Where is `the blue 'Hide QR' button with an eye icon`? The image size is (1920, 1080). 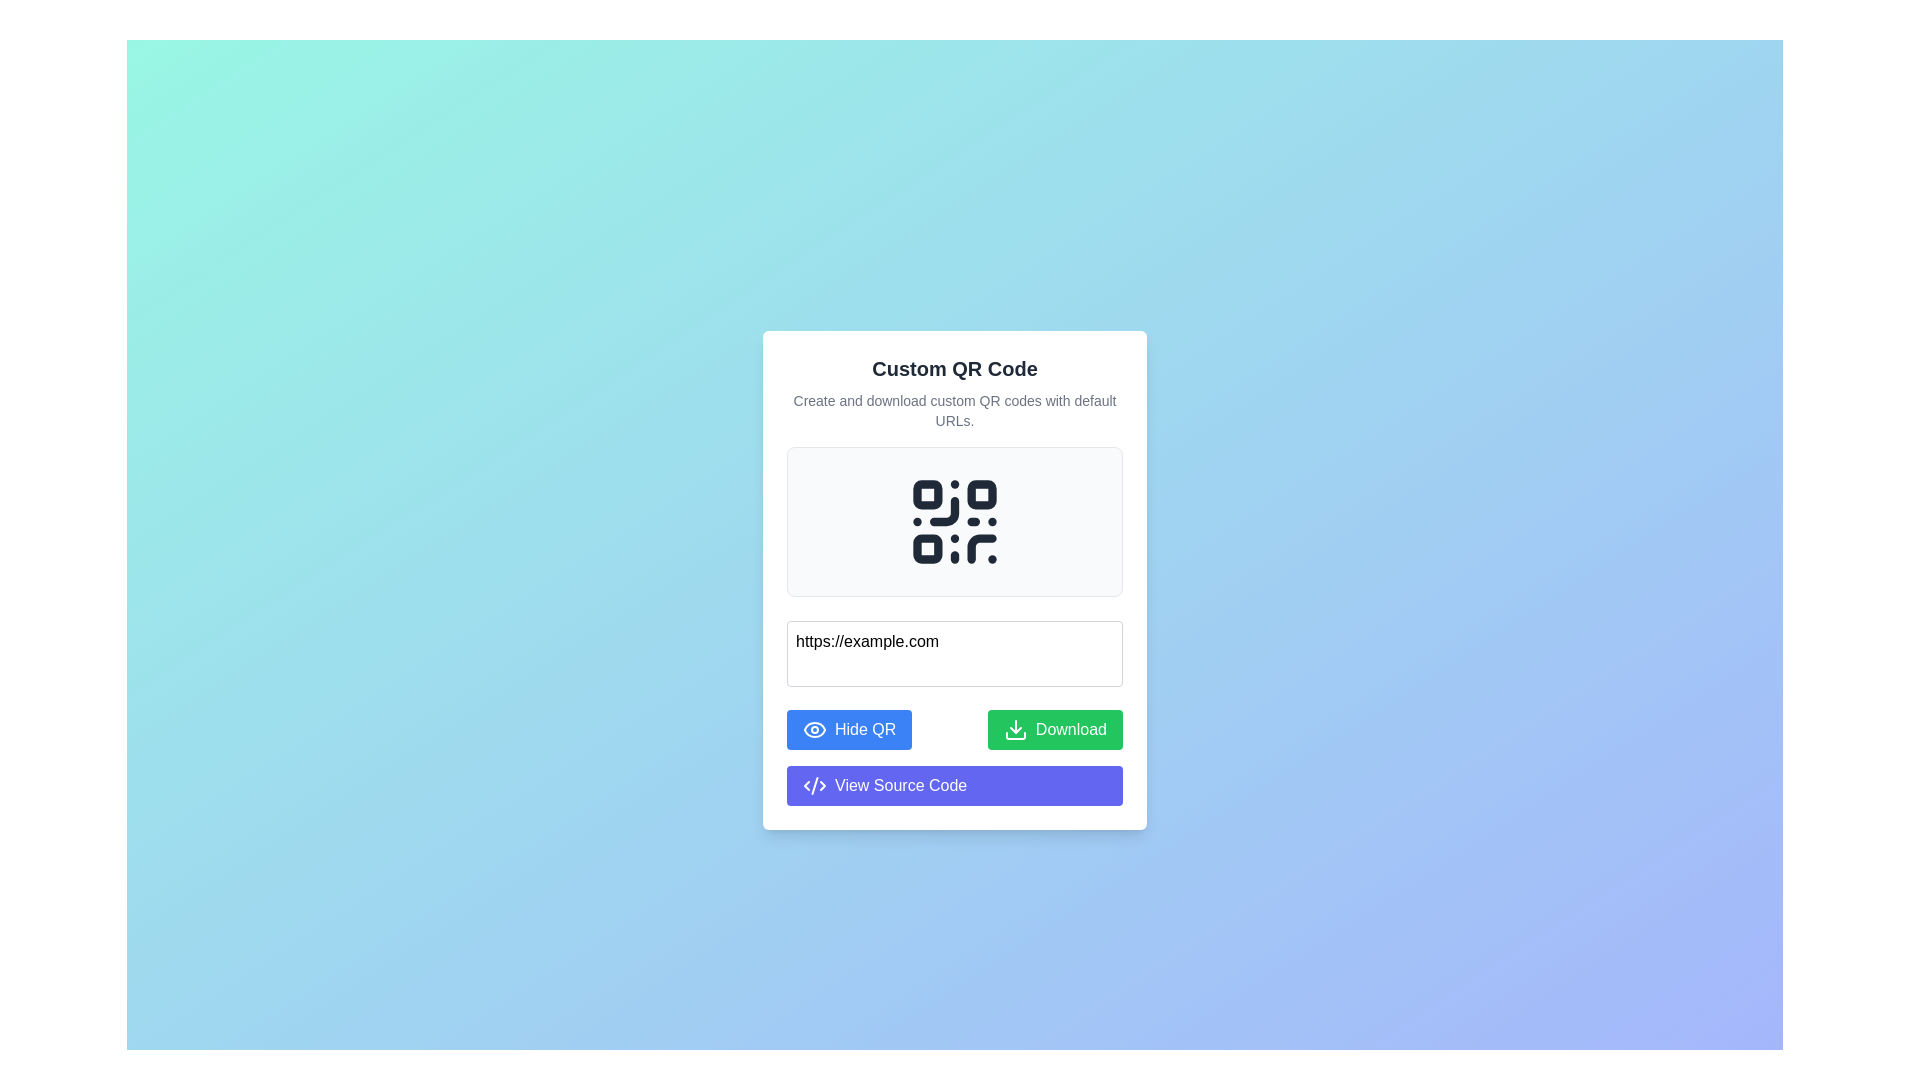
the blue 'Hide QR' button with an eye icon is located at coordinates (849, 729).